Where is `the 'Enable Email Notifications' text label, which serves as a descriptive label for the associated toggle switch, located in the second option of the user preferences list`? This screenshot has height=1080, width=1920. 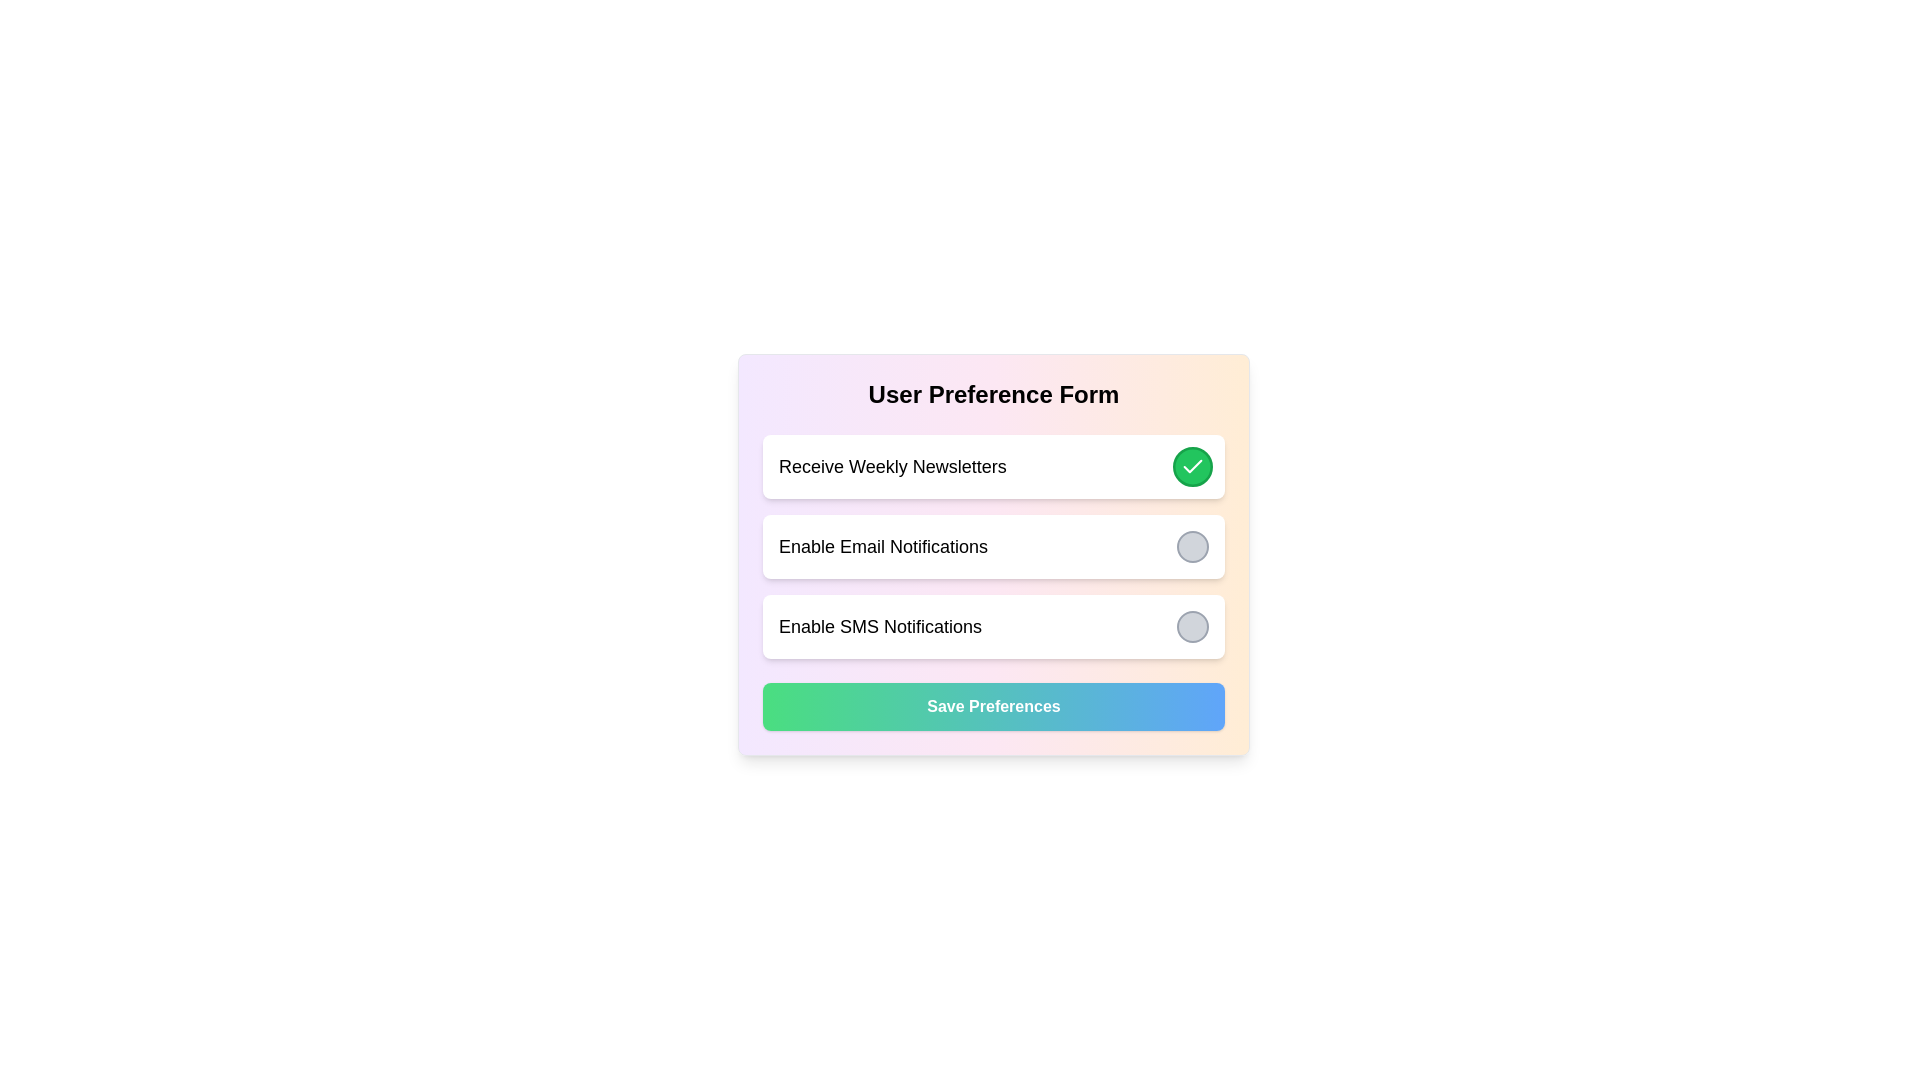 the 'Enable Email Notifications' text label, which serves as a descriptive label for the associated toggle switch, located in the second option of the user preferences list is located at coordinates (882, 547).